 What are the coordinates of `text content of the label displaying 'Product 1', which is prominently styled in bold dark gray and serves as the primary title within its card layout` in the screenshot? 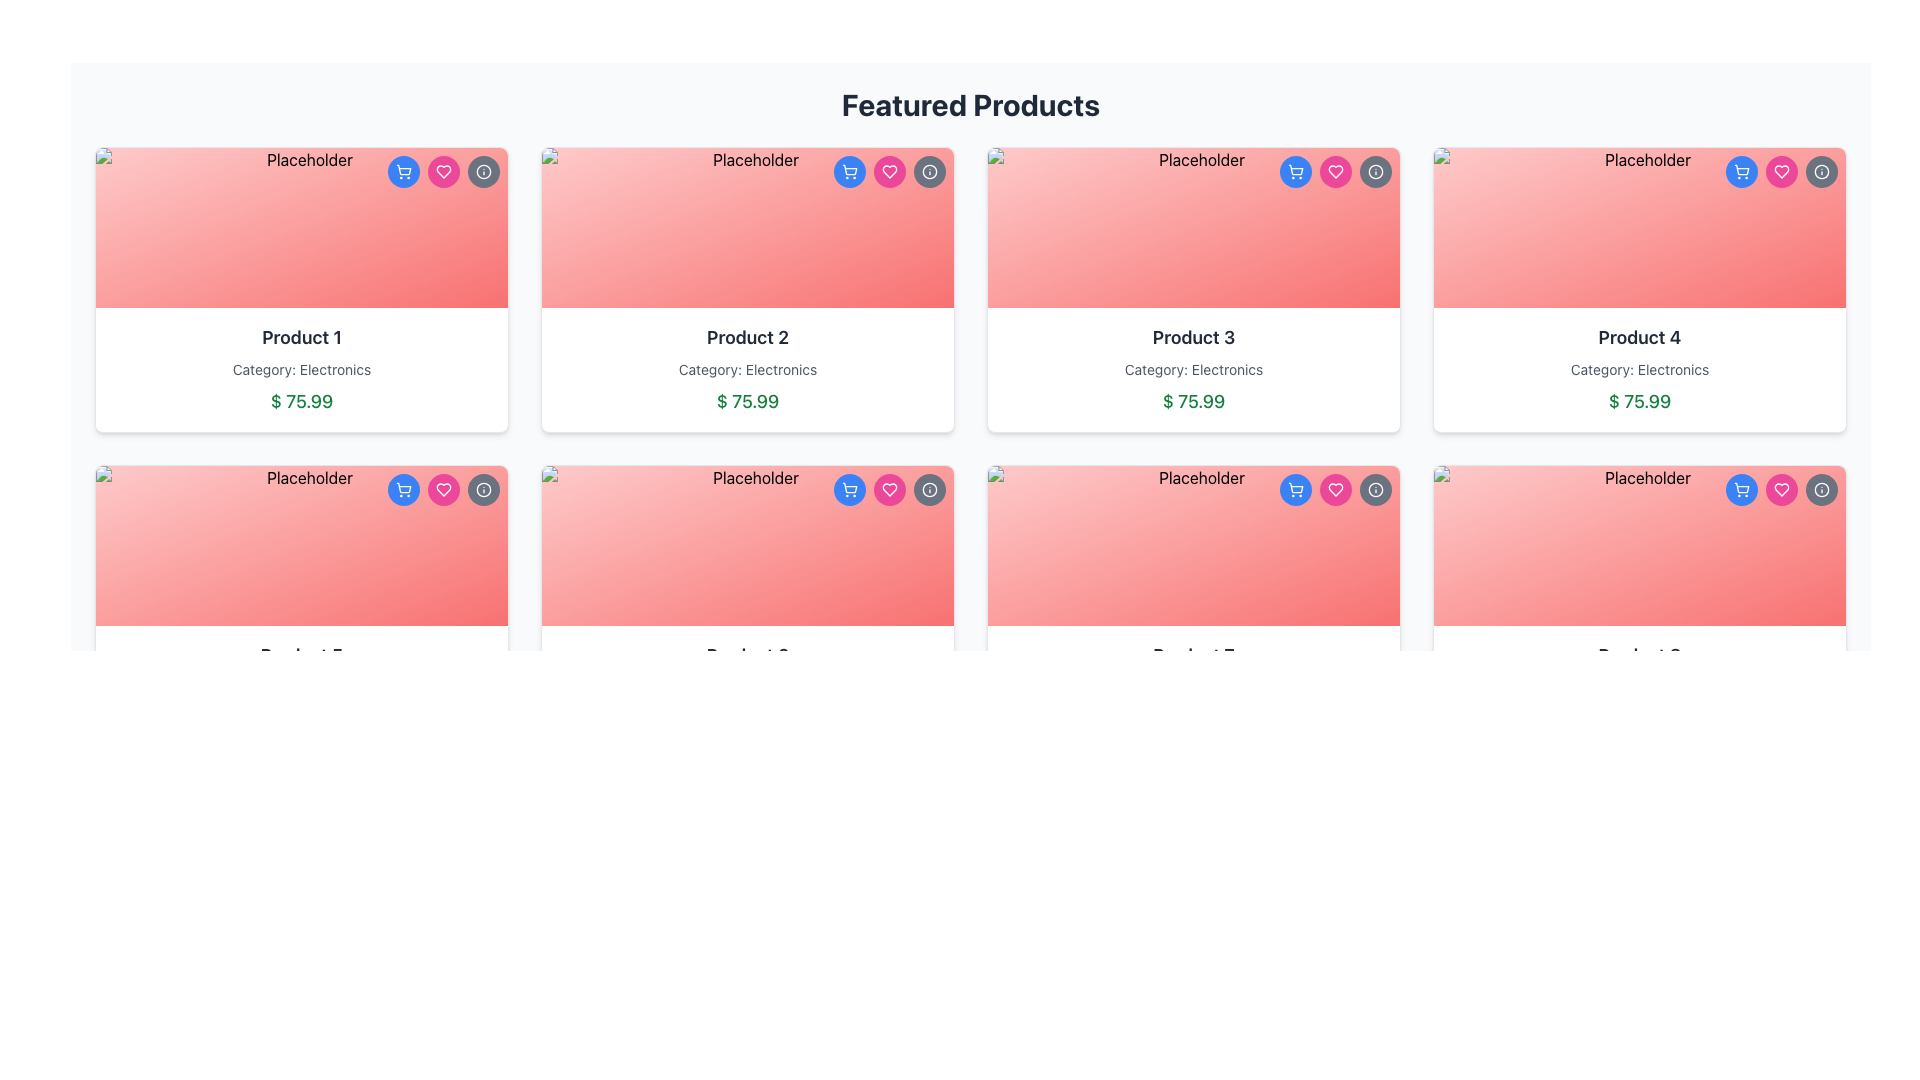 It's located at (301, 337).